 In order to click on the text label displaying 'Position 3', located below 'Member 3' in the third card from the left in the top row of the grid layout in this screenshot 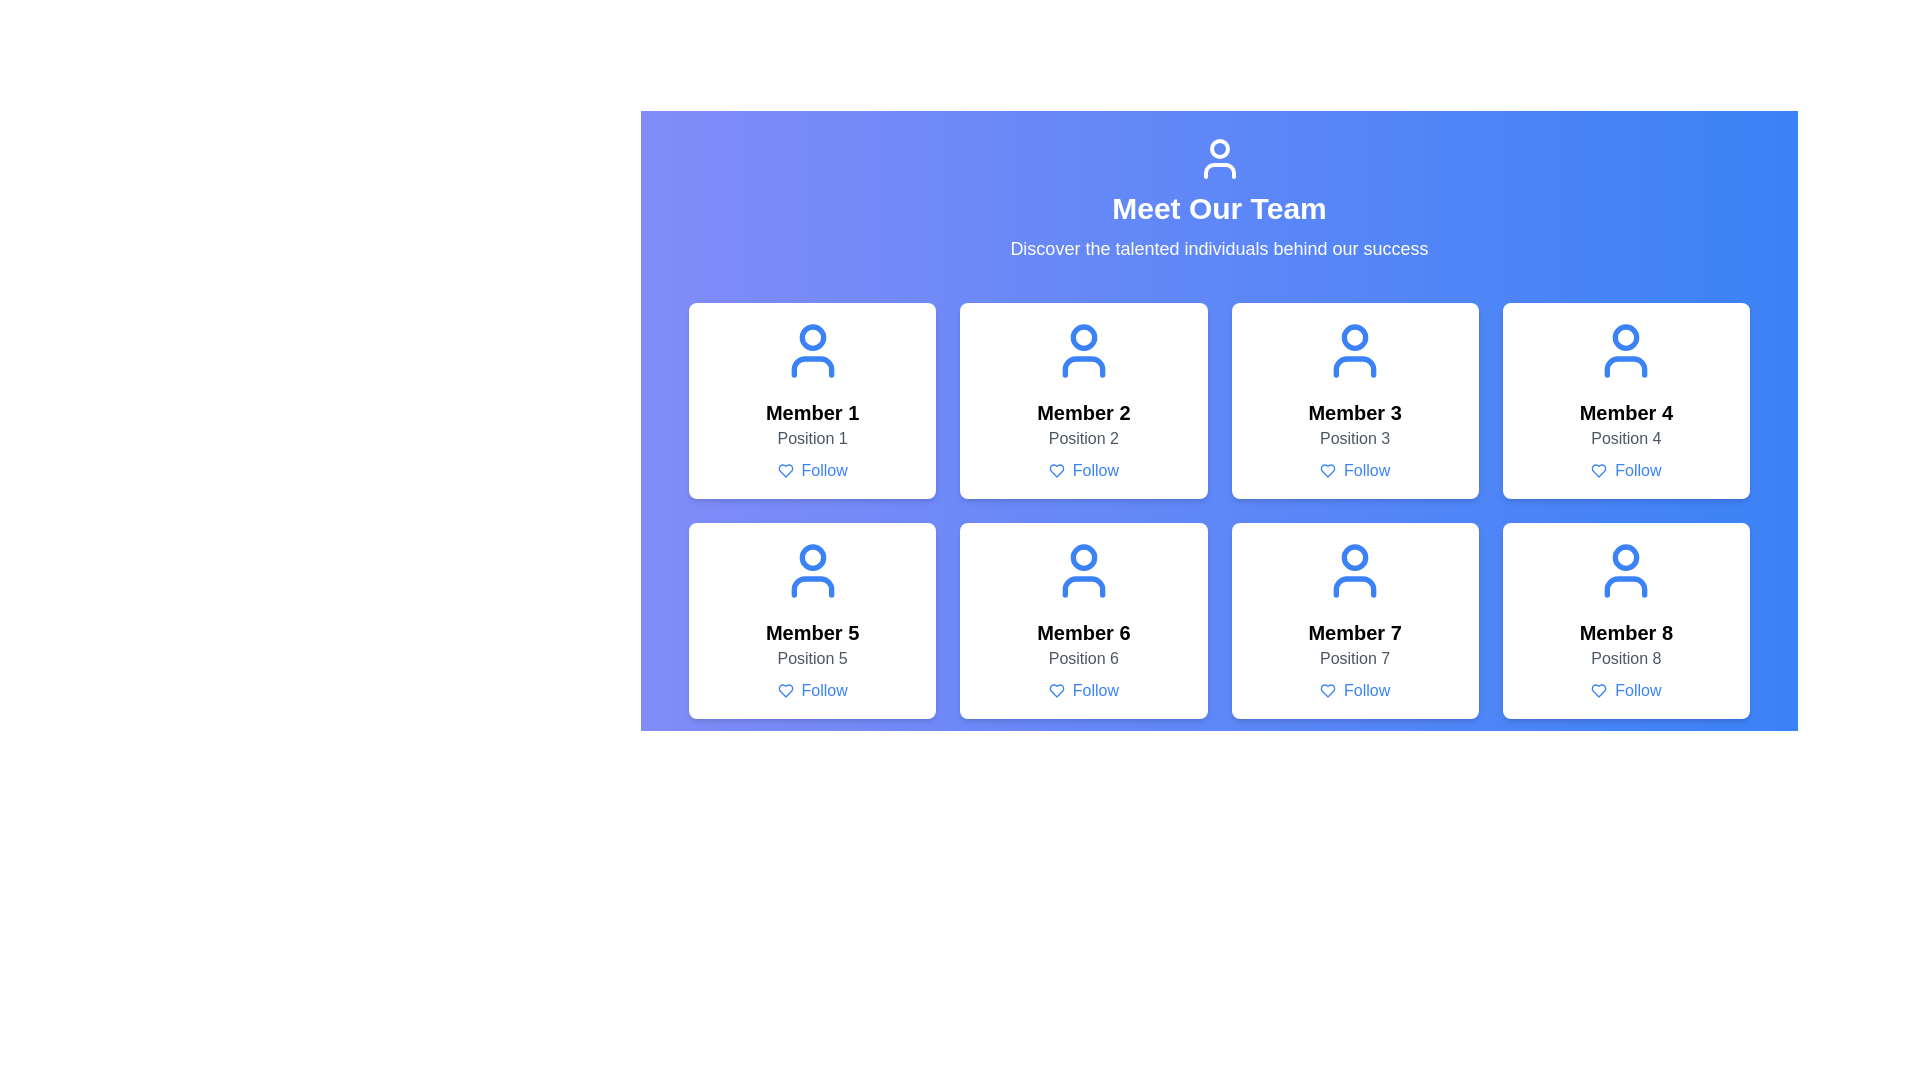, I will do `click(1355, 438)`.